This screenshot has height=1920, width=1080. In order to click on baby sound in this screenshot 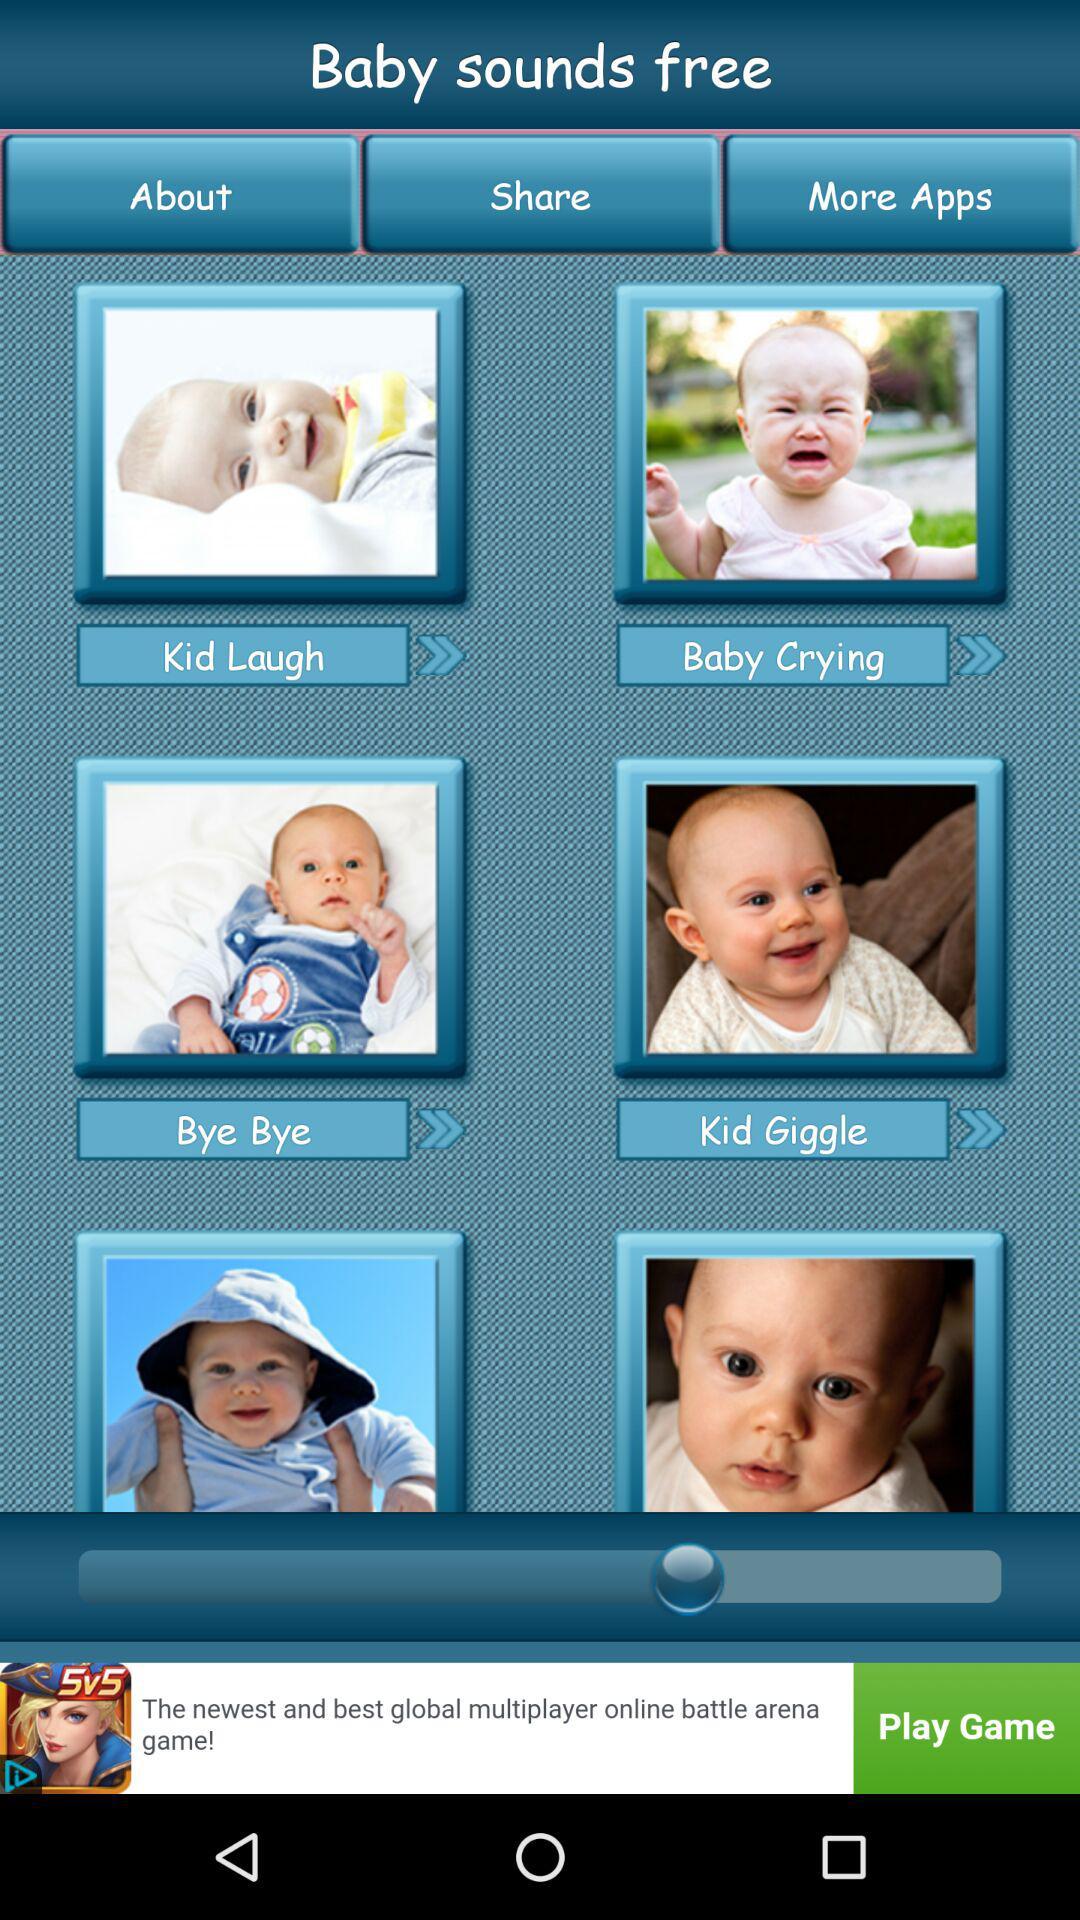, I will do `click(270, 1363)`.